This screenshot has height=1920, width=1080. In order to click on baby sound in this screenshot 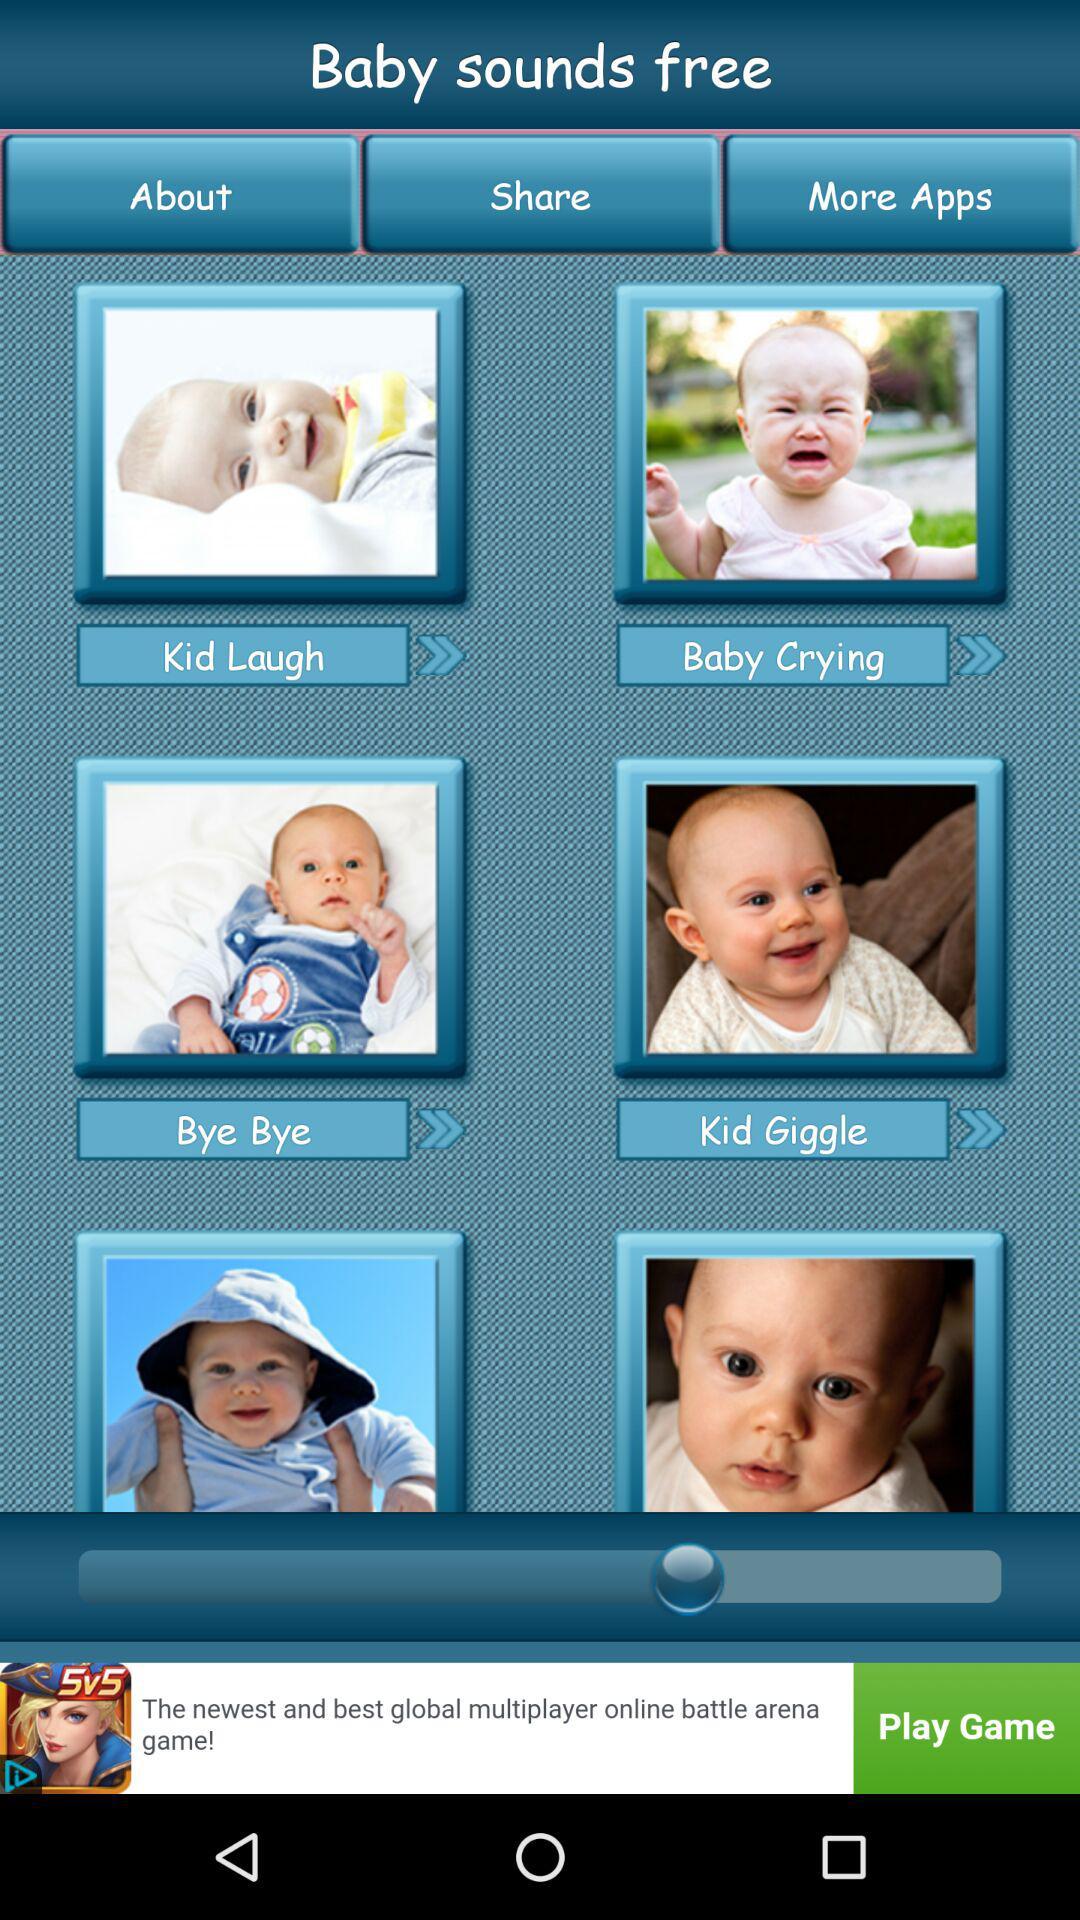, I will do `click(270, 1363)`.